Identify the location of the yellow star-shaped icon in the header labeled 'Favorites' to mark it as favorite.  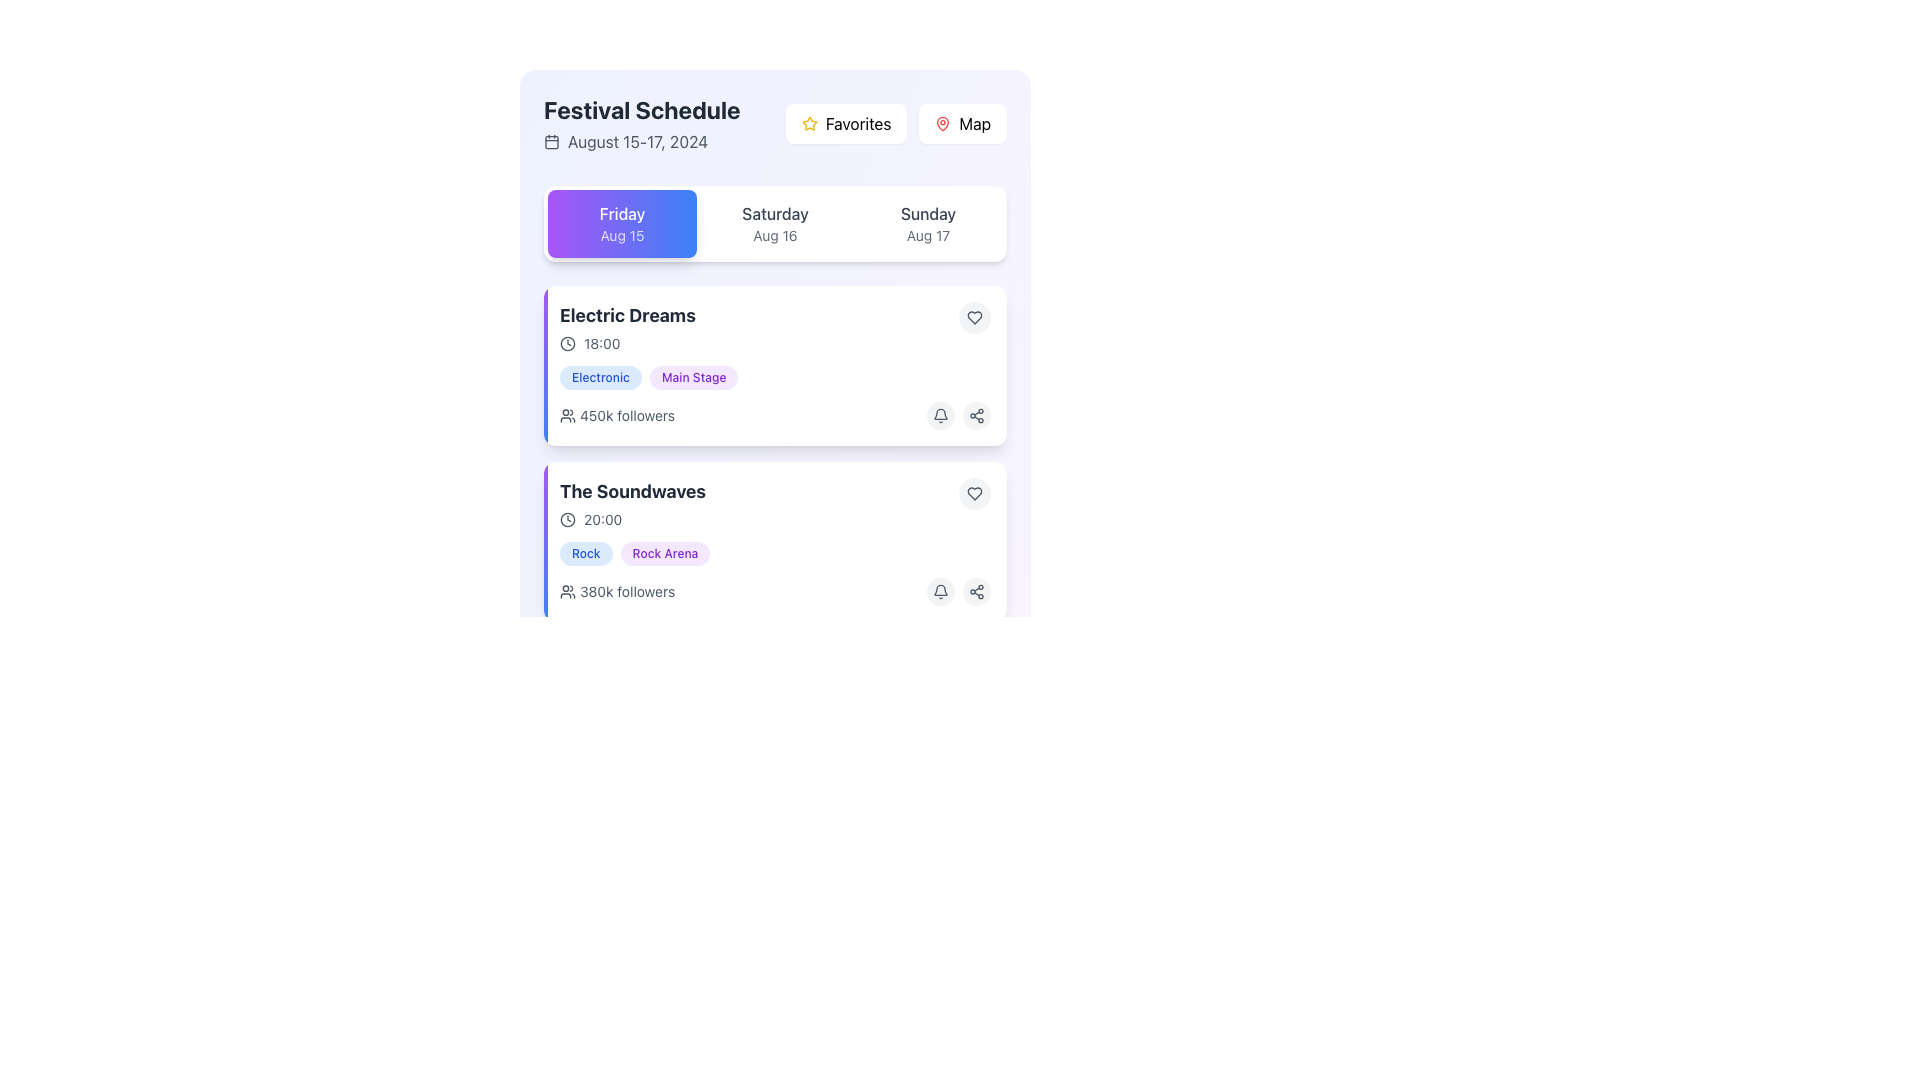
(810, 123).